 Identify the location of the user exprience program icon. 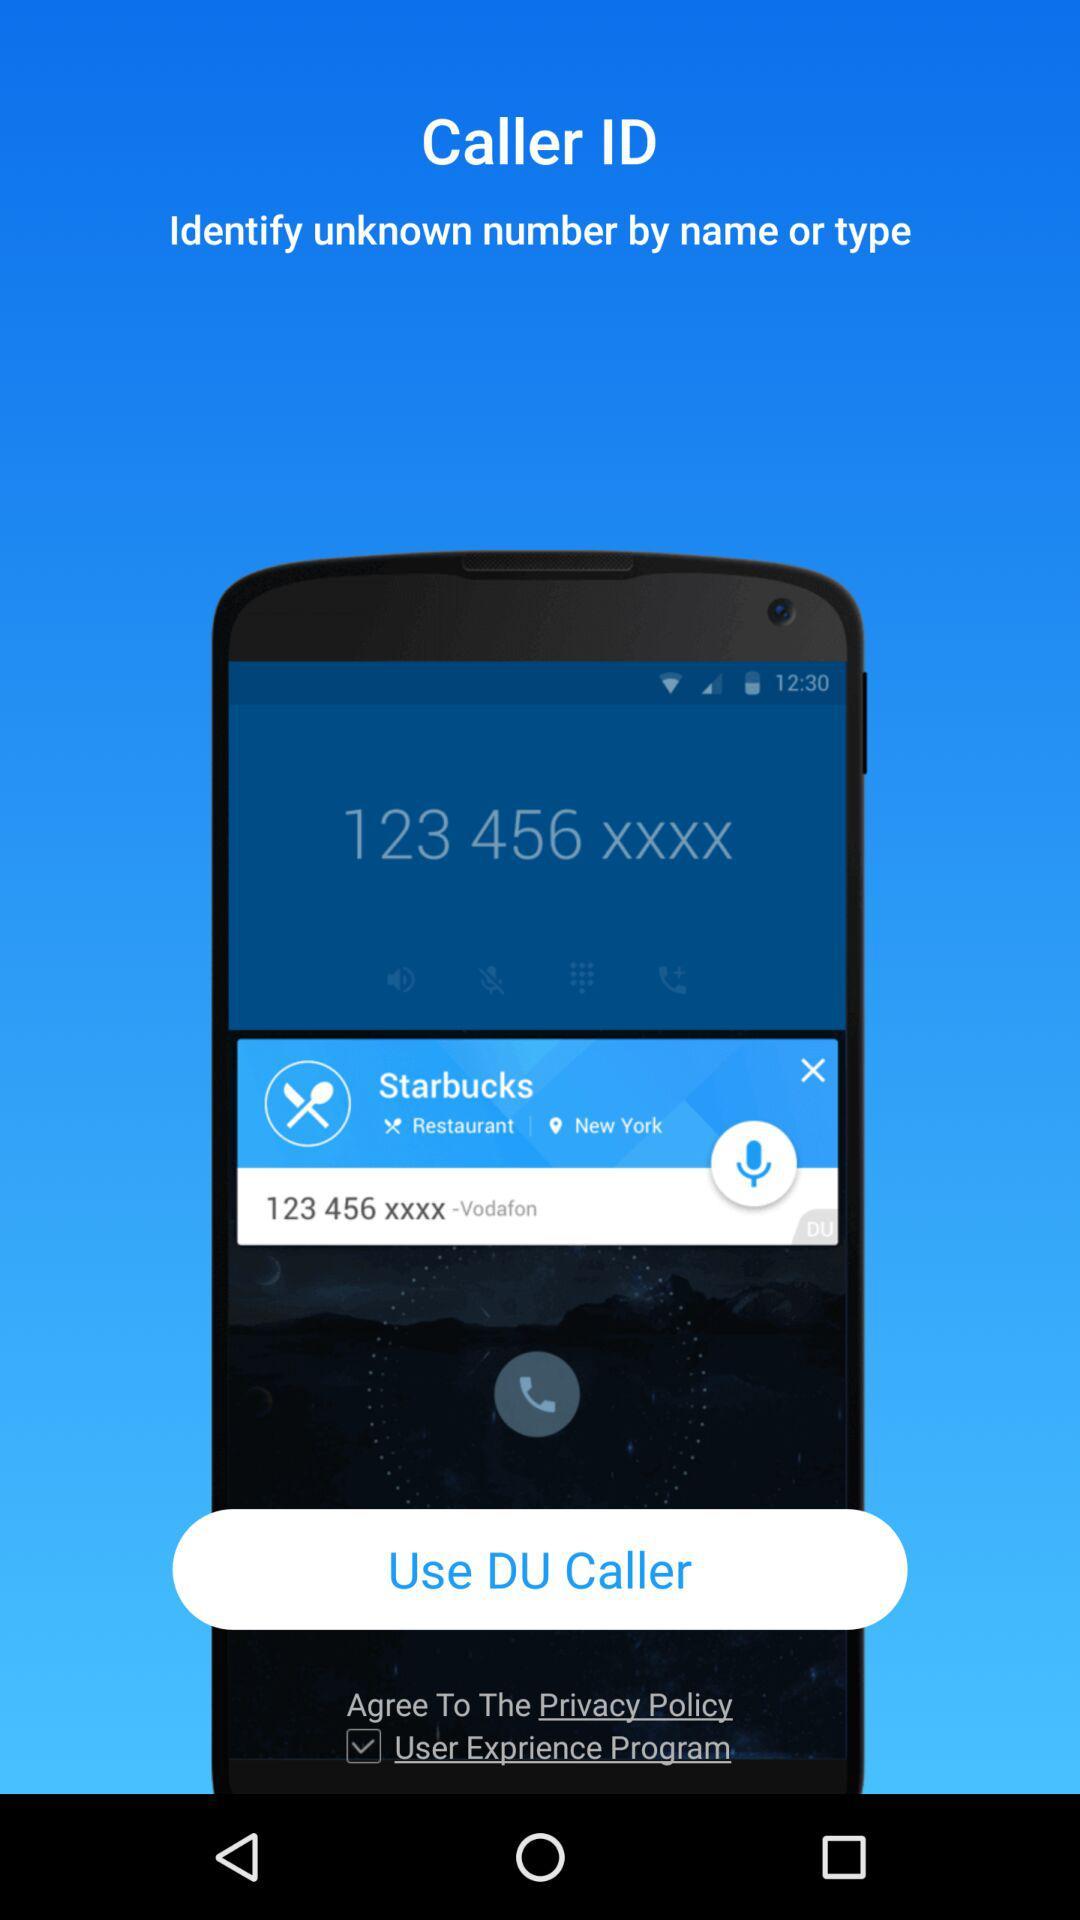
(562, 1745).